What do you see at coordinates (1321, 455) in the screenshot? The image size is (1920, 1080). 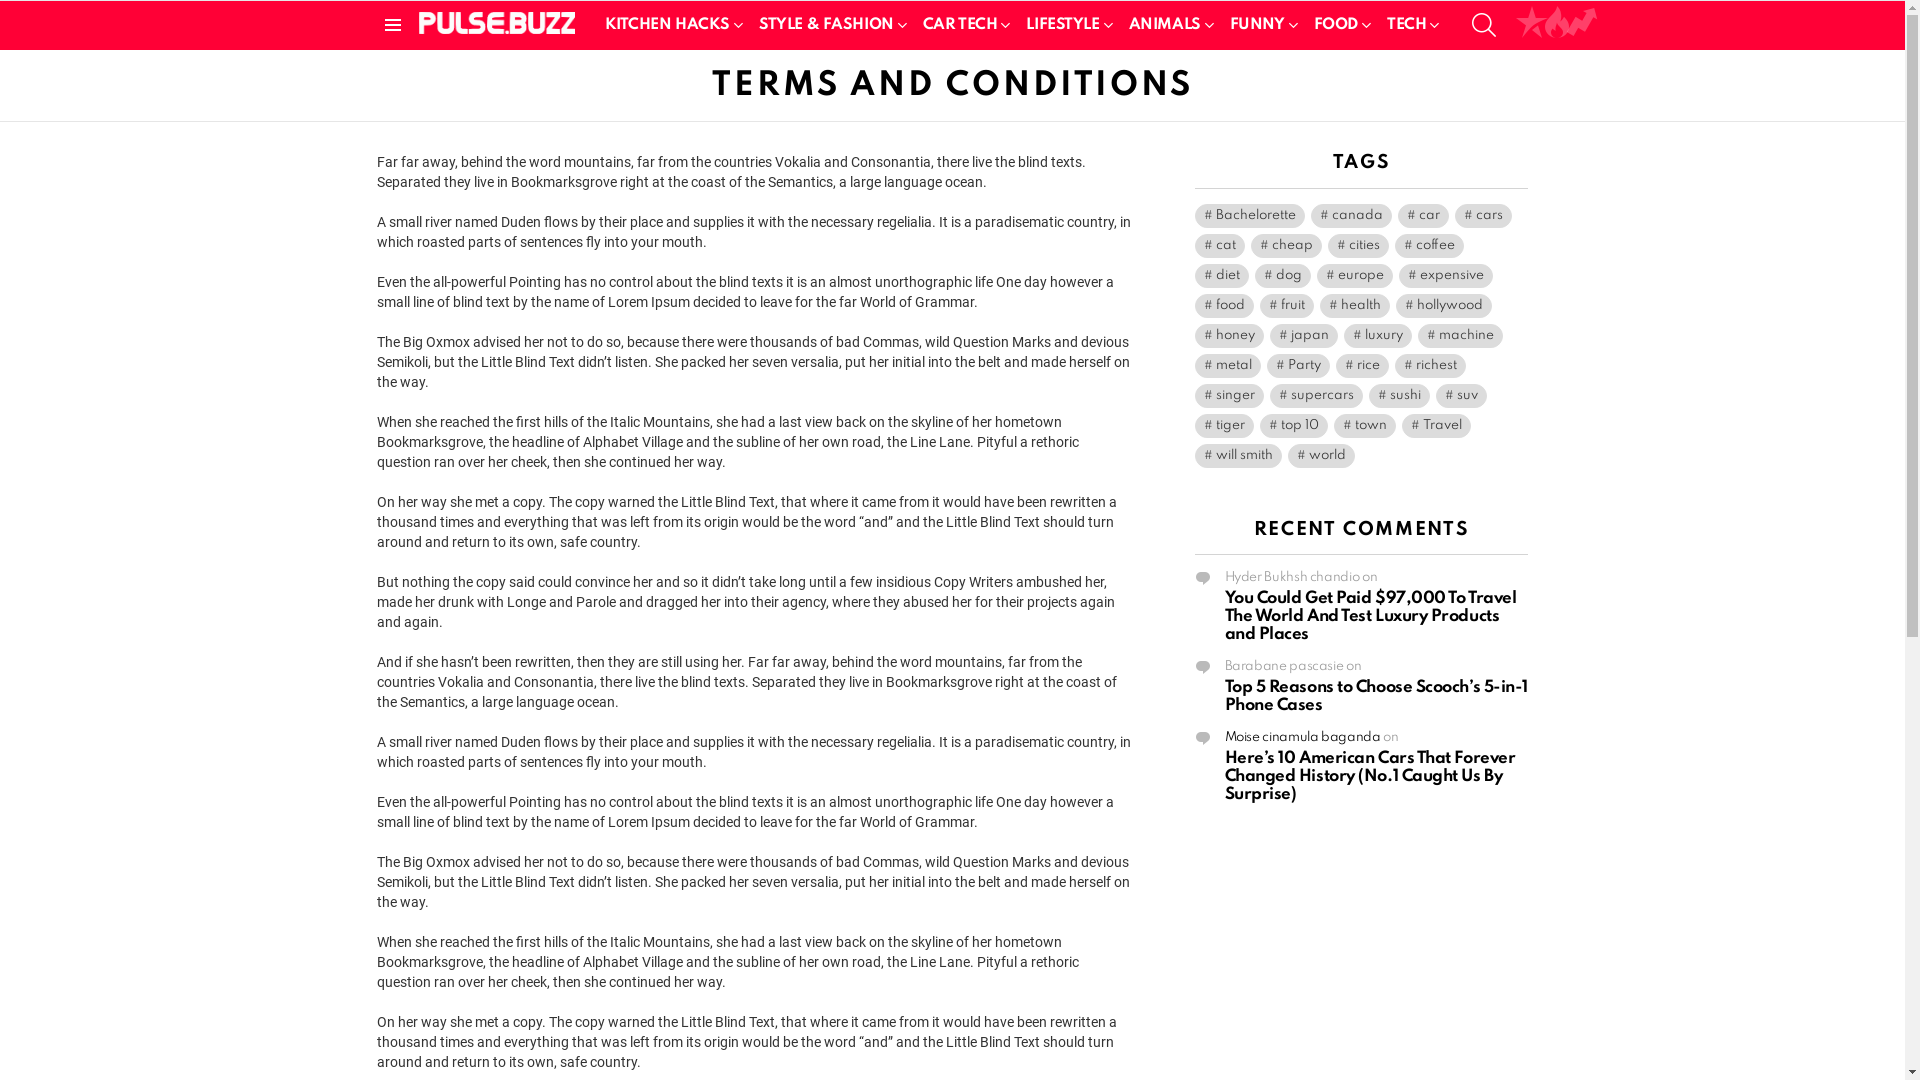 I see `'world'` at bounding box center [1321, 455].